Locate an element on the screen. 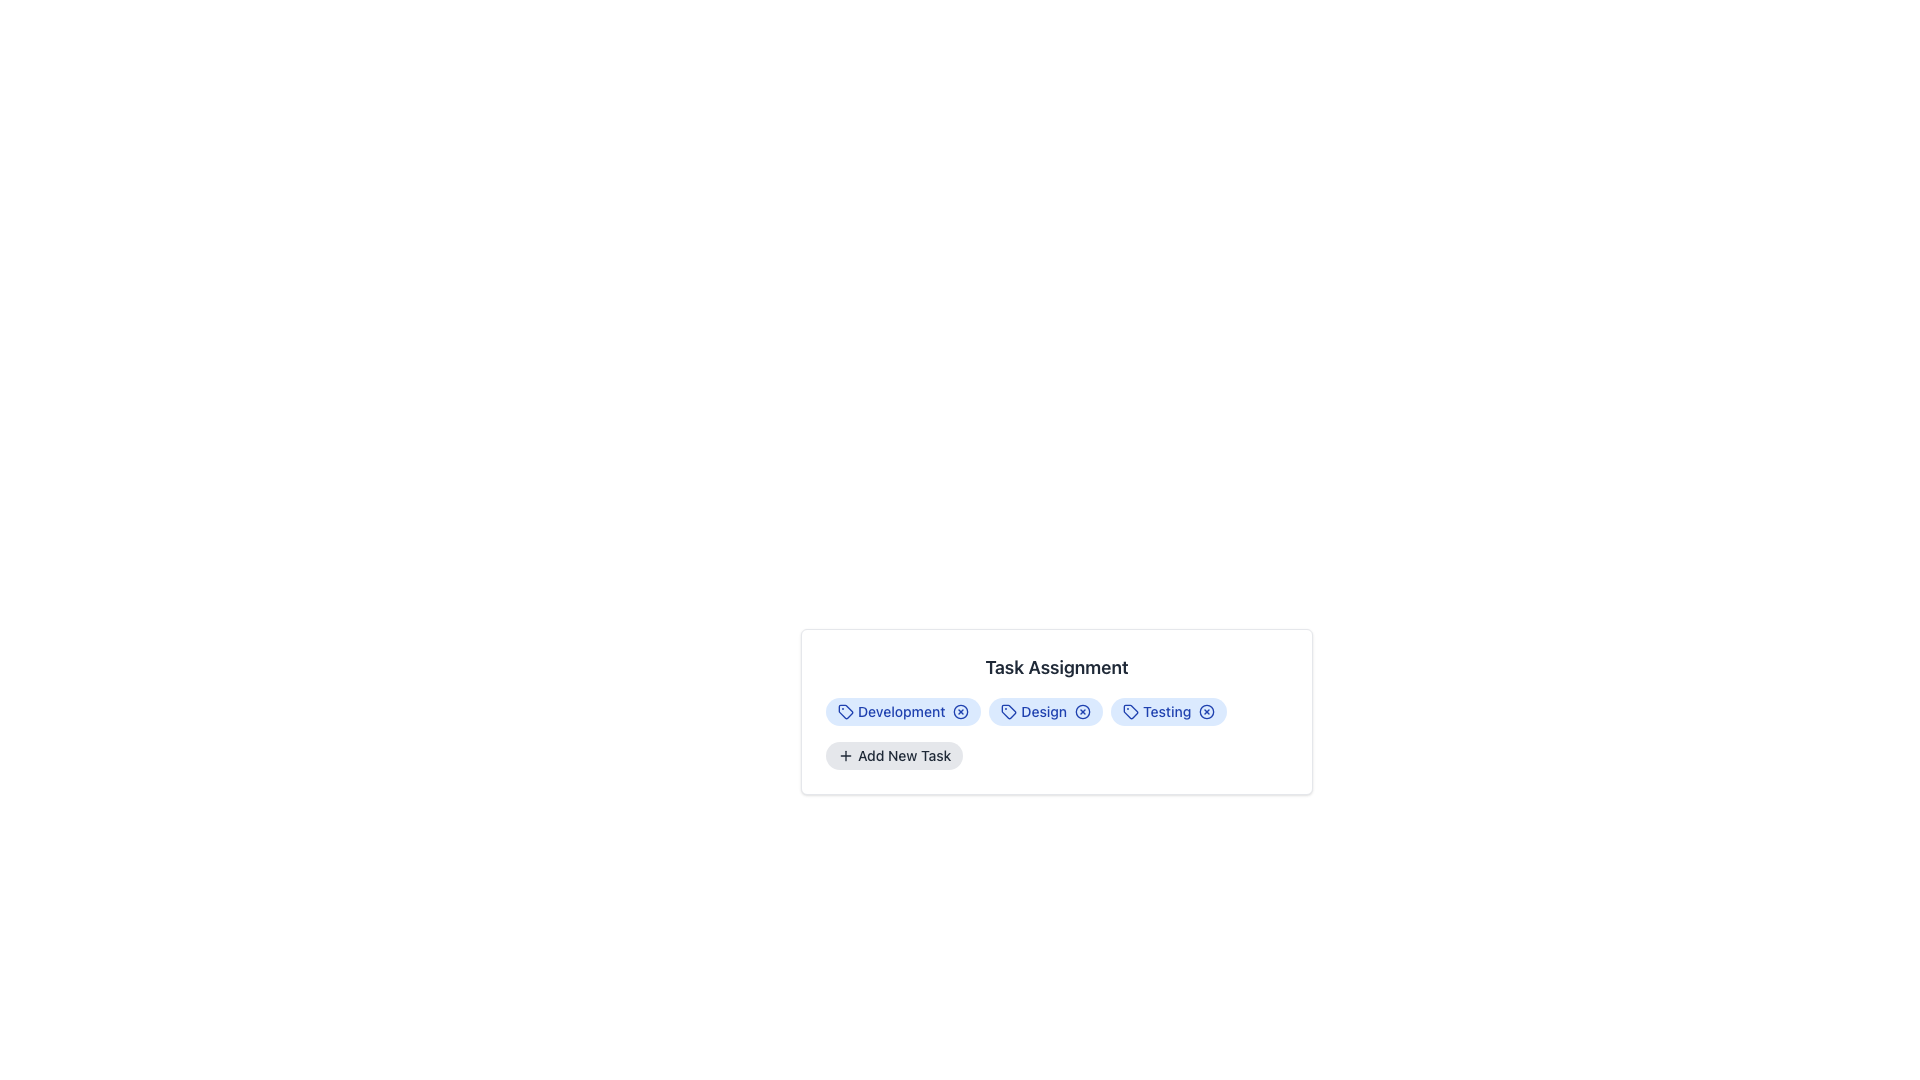  the tag-like SVG icon above the blue text labeled 'Design', which is contained within a button-like structure is located at coordinates (1009, 711).